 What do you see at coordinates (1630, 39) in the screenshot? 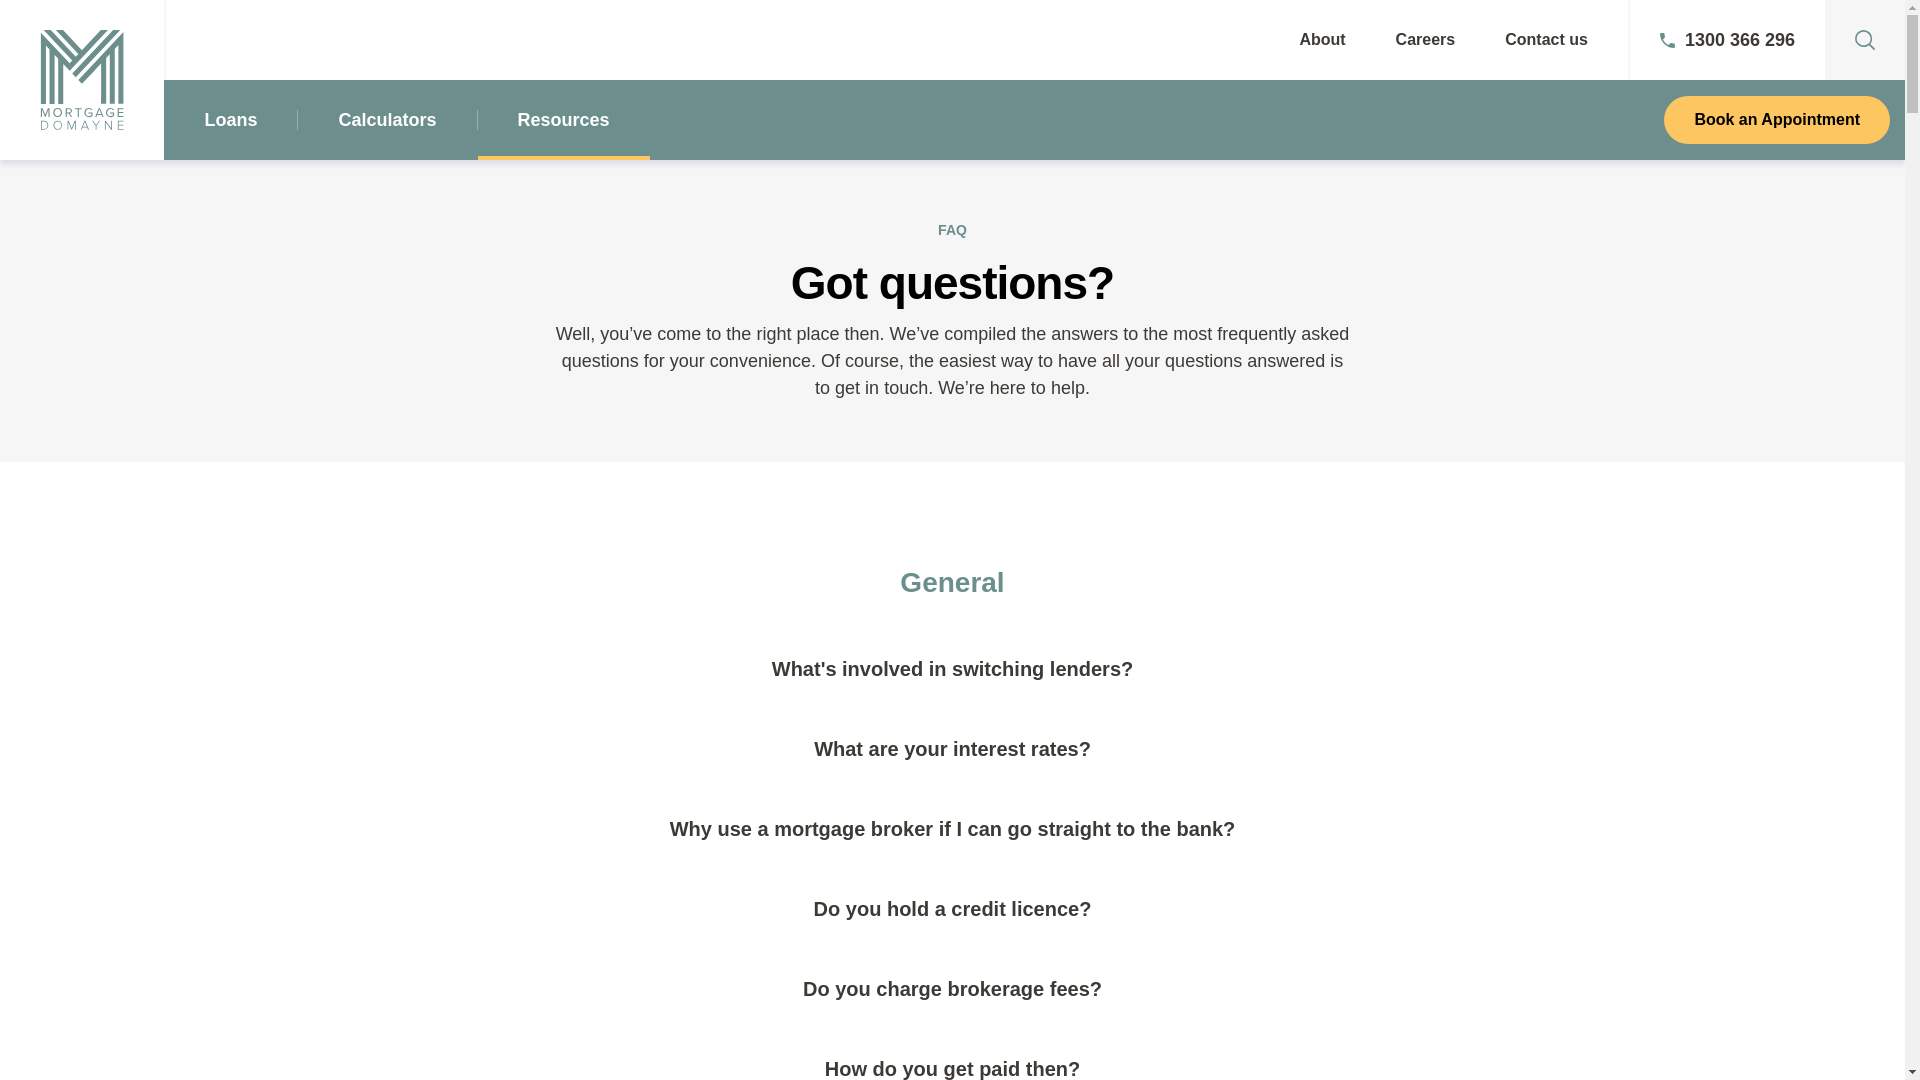
I see `'1300 366 296'` at bounding box center [1630, 39].